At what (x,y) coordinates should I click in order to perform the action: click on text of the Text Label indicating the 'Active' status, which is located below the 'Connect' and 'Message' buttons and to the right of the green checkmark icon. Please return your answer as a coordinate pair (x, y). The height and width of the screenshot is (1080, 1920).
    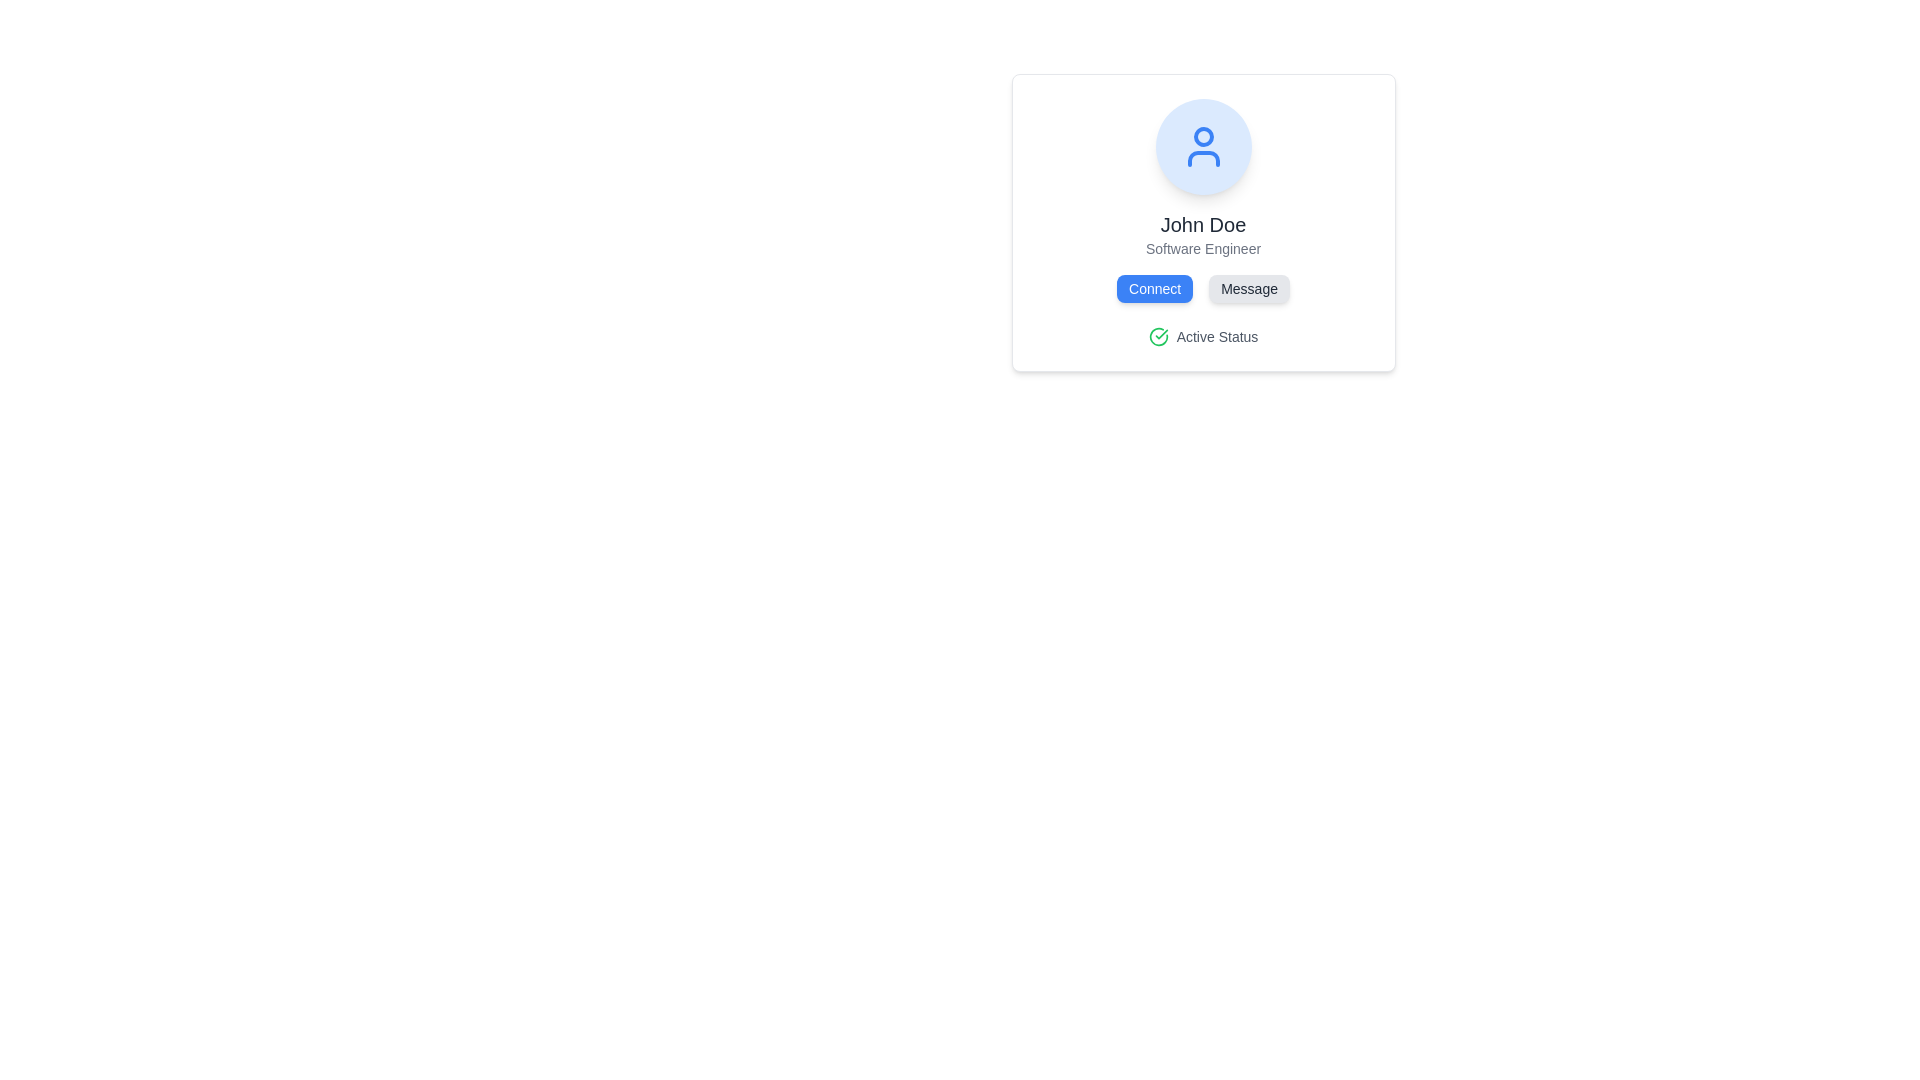
    Looking at the image, I should click on (1216, 335).